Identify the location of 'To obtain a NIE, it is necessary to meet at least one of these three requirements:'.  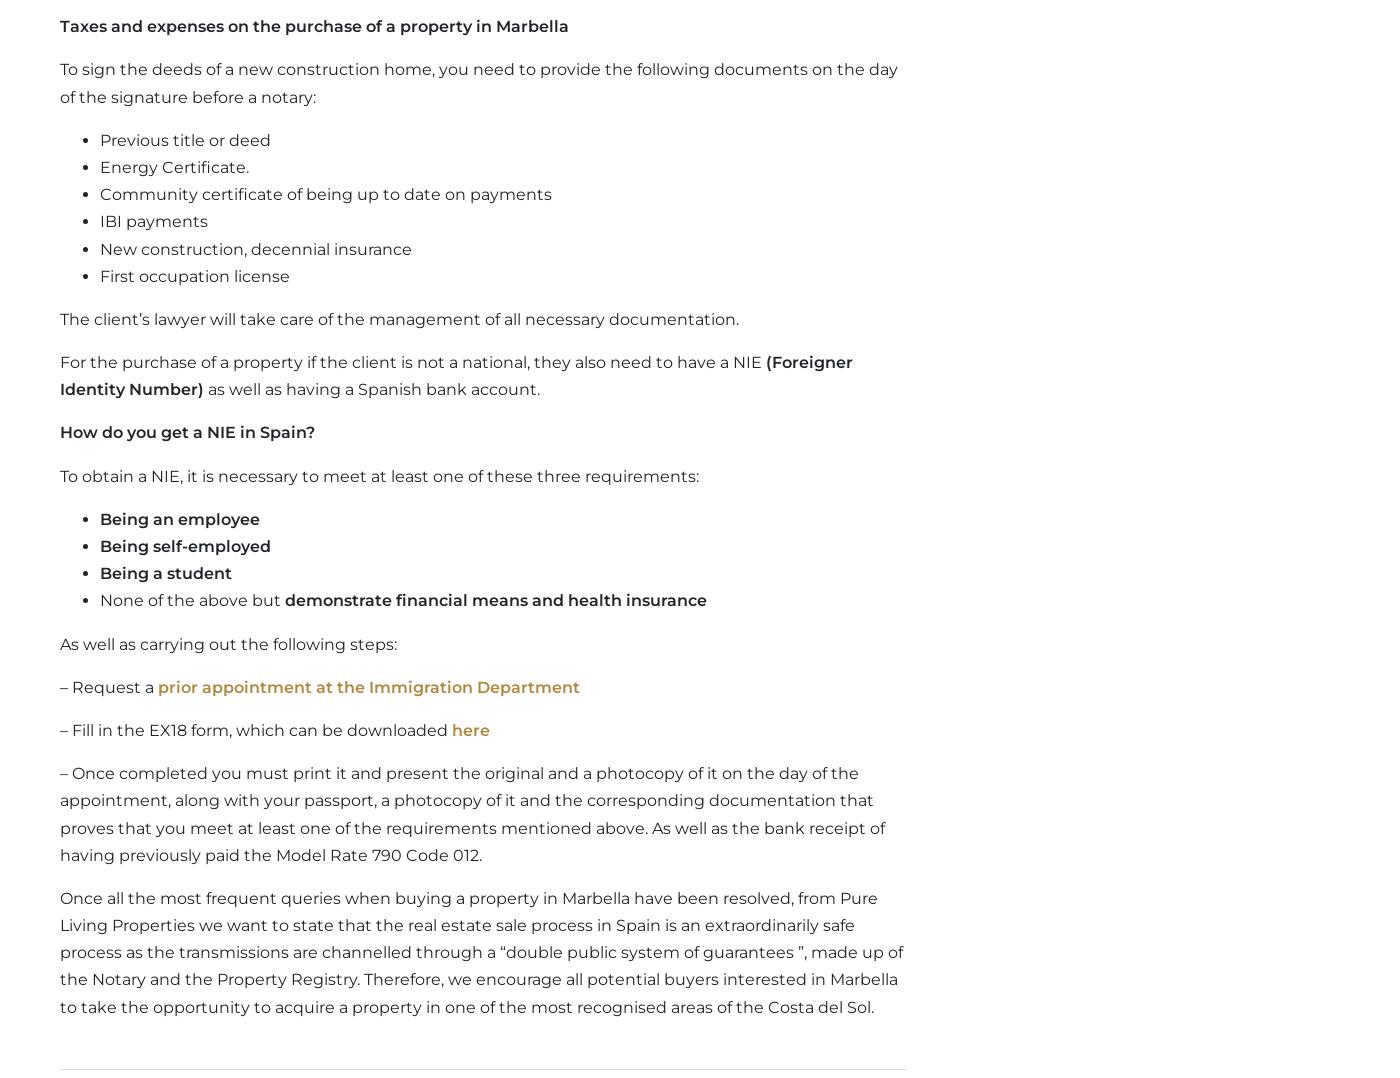
(379, 474).